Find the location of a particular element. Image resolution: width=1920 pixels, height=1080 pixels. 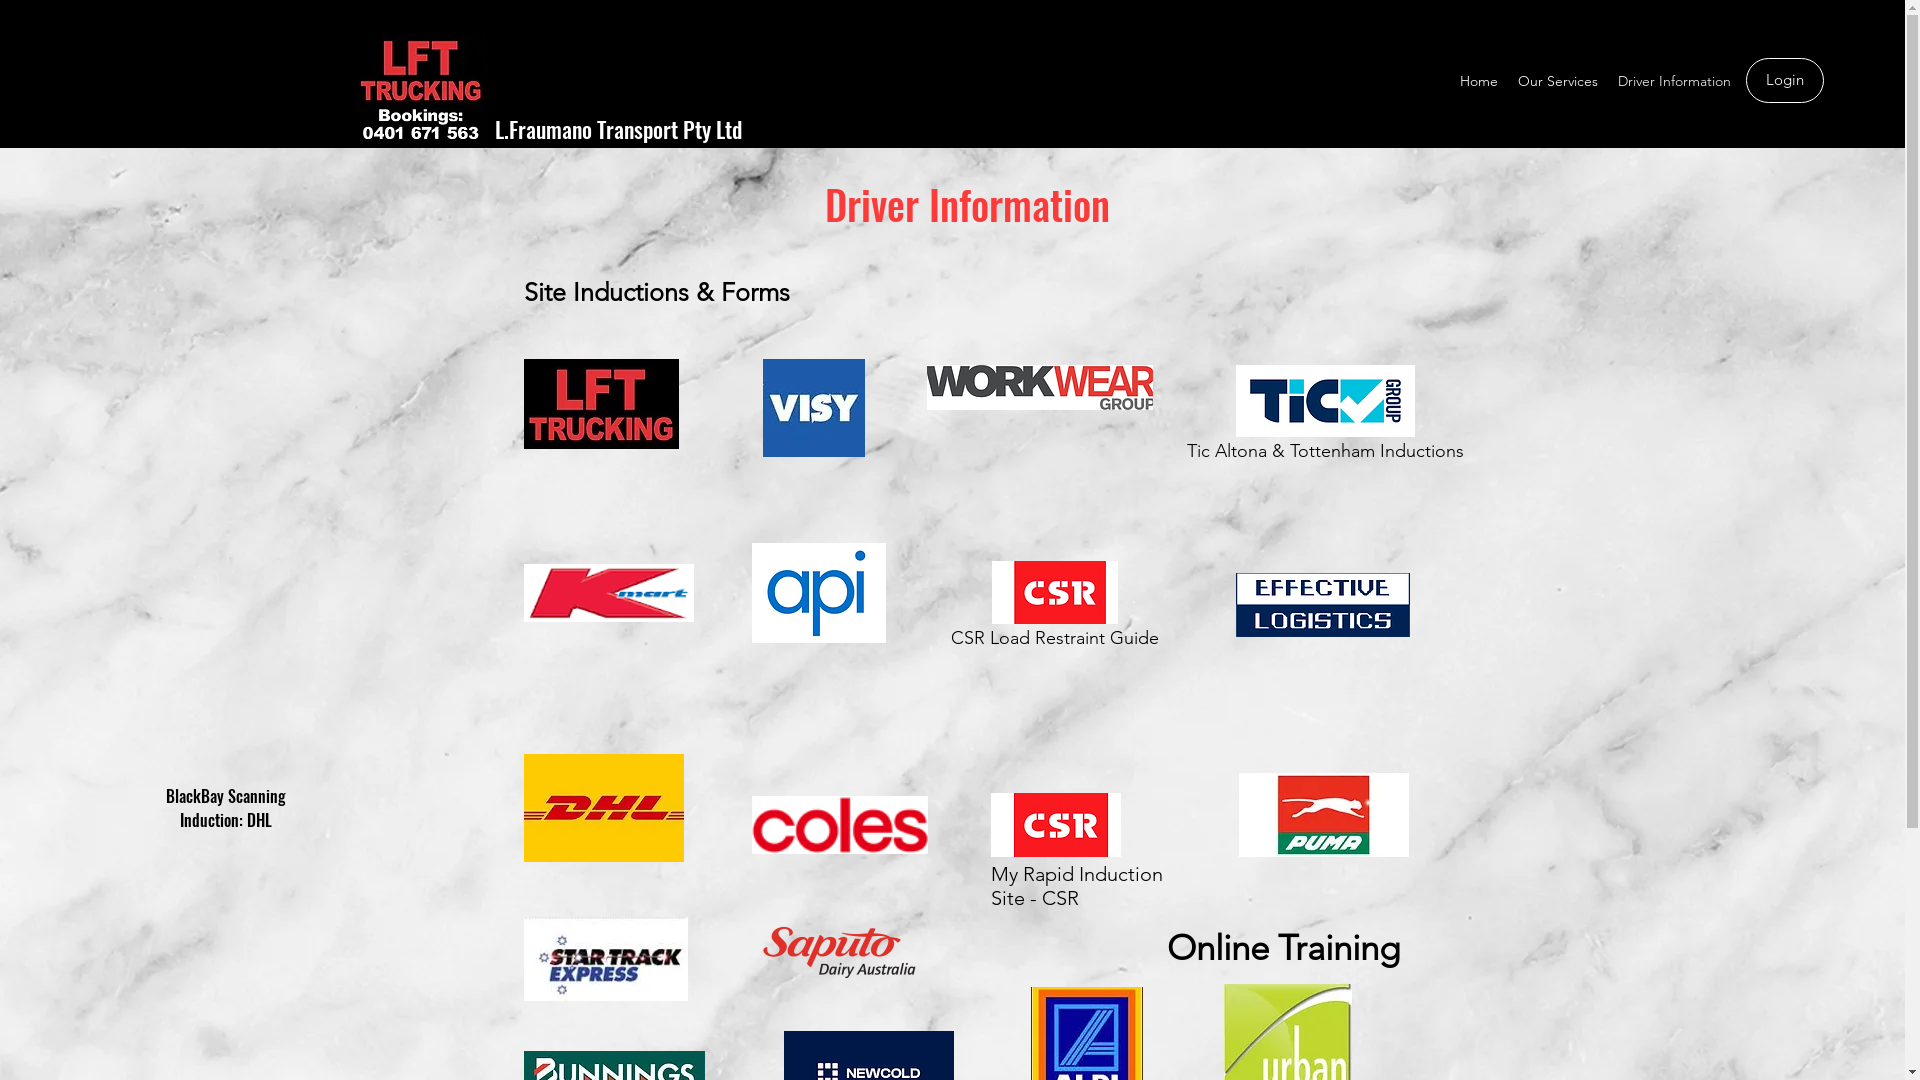

'CSR Load Restraint Guide' is located at coordinates (1054, 609).